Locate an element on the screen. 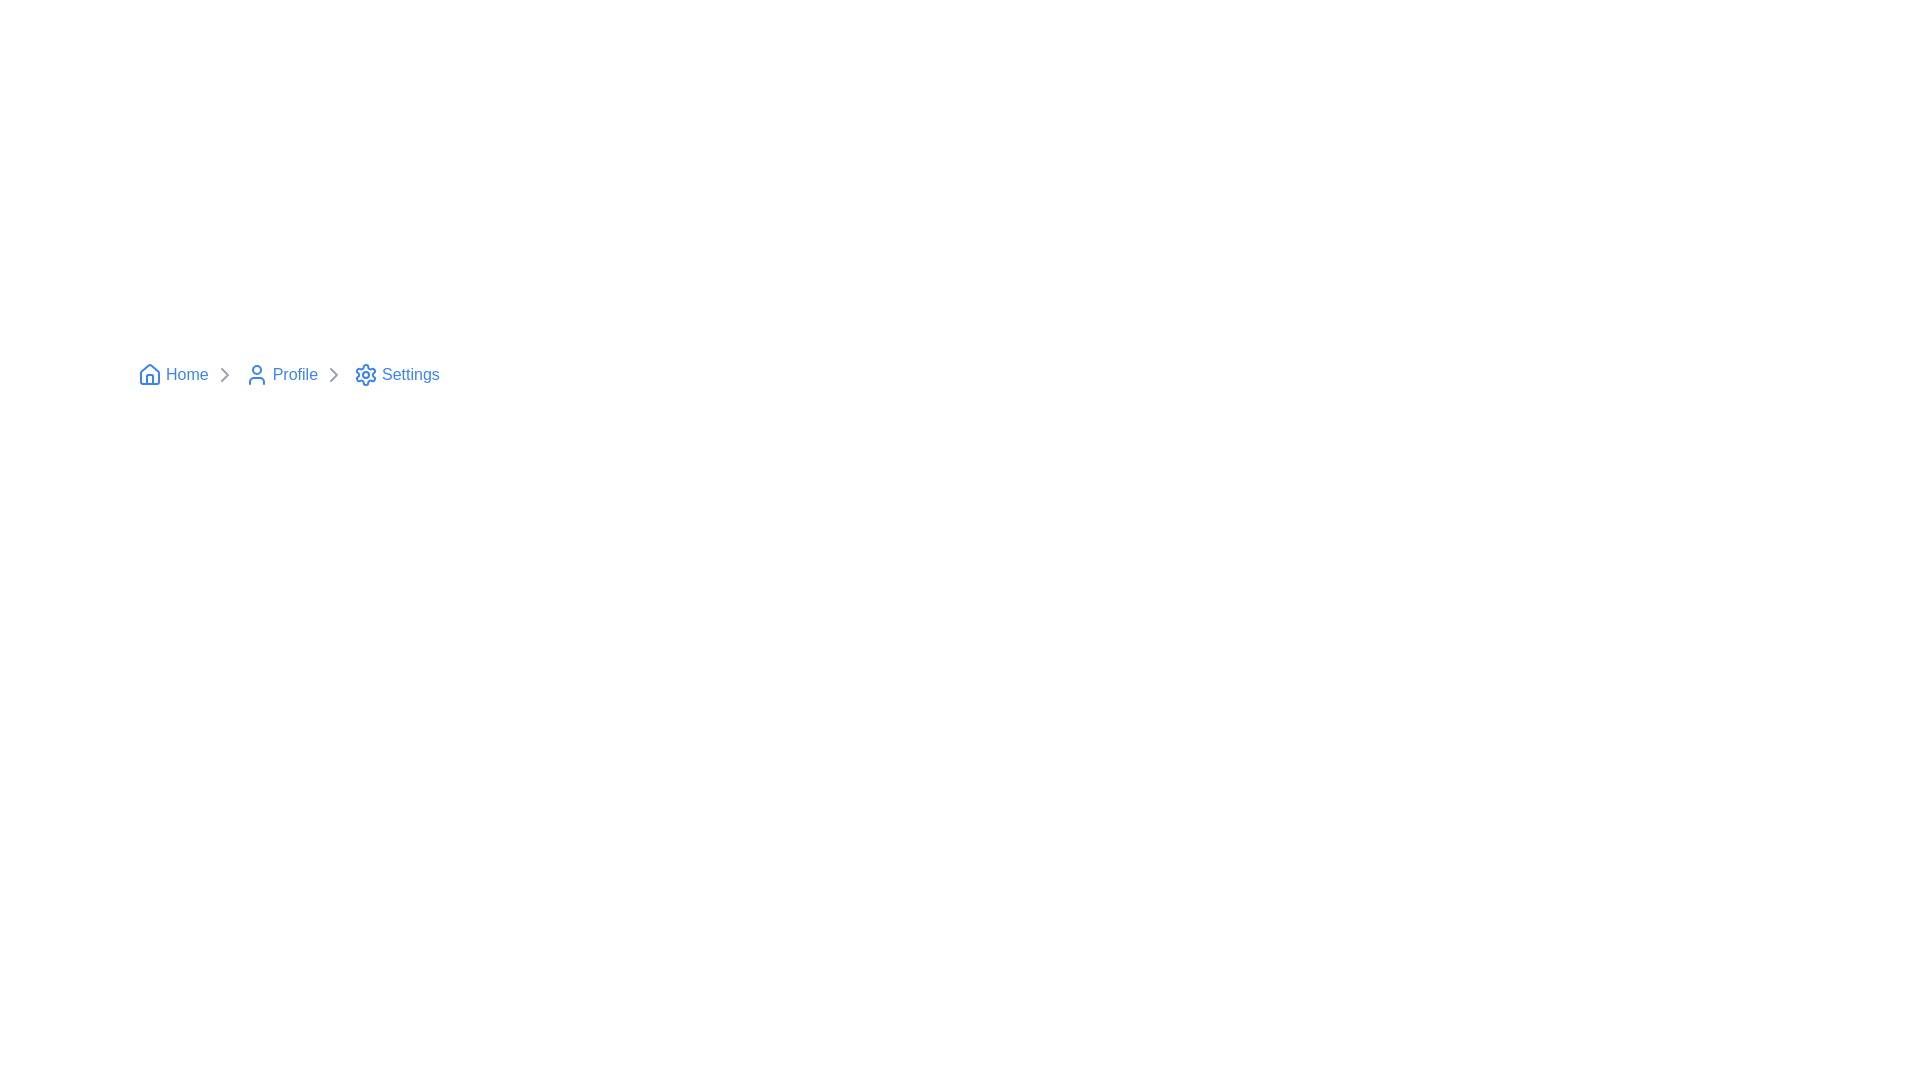 The image size is (1920, 1080). the house-shaped icon in the breadcrumb navigation bar, which is filled with blue color and has a distinctive outline, located next to the 'Home' label is located at coordinates (148, 374).